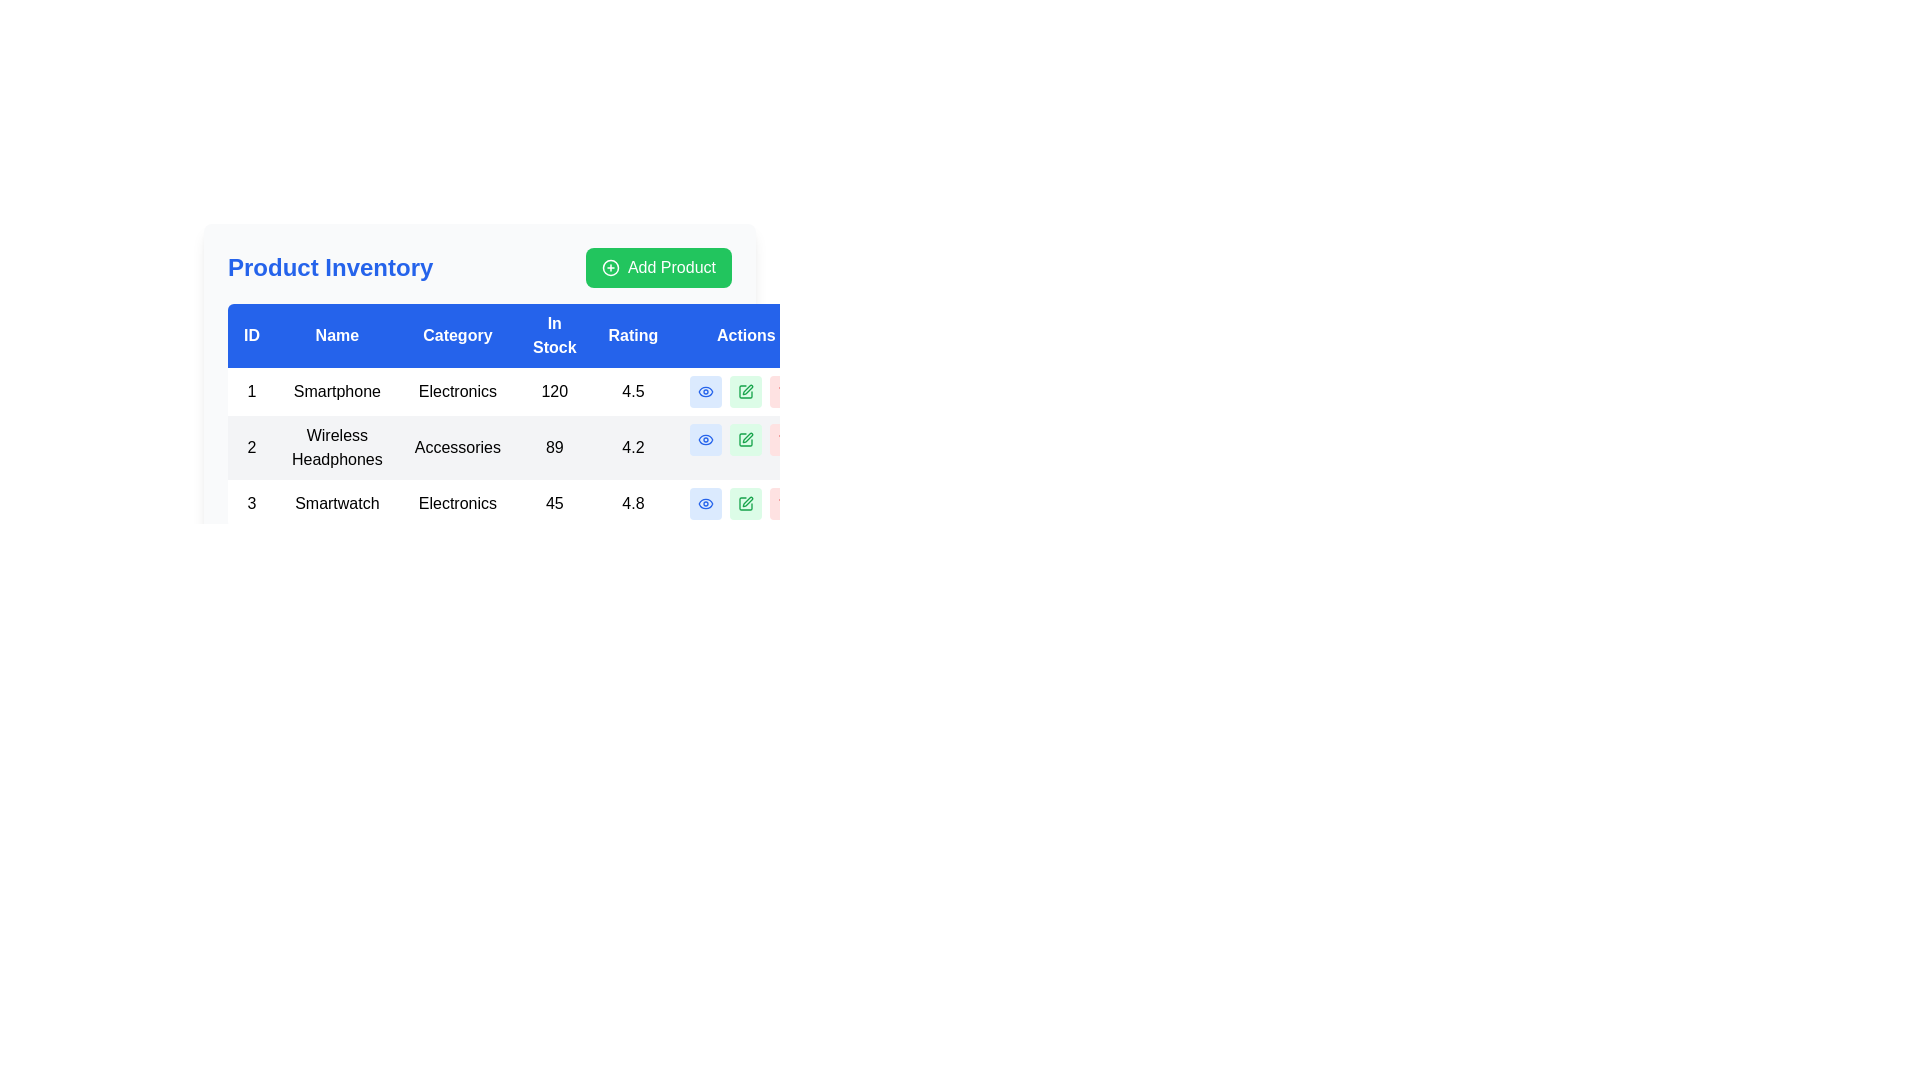 The height and width of the screenshot is (1080, 1920). Describe the element at coordinates (706, 392) in the screenshot. I see `the blue button with a circular eye icon in the 'Actions' column of the first row, related to the 'Smartphone' item to trigger the hover effect` at that location.